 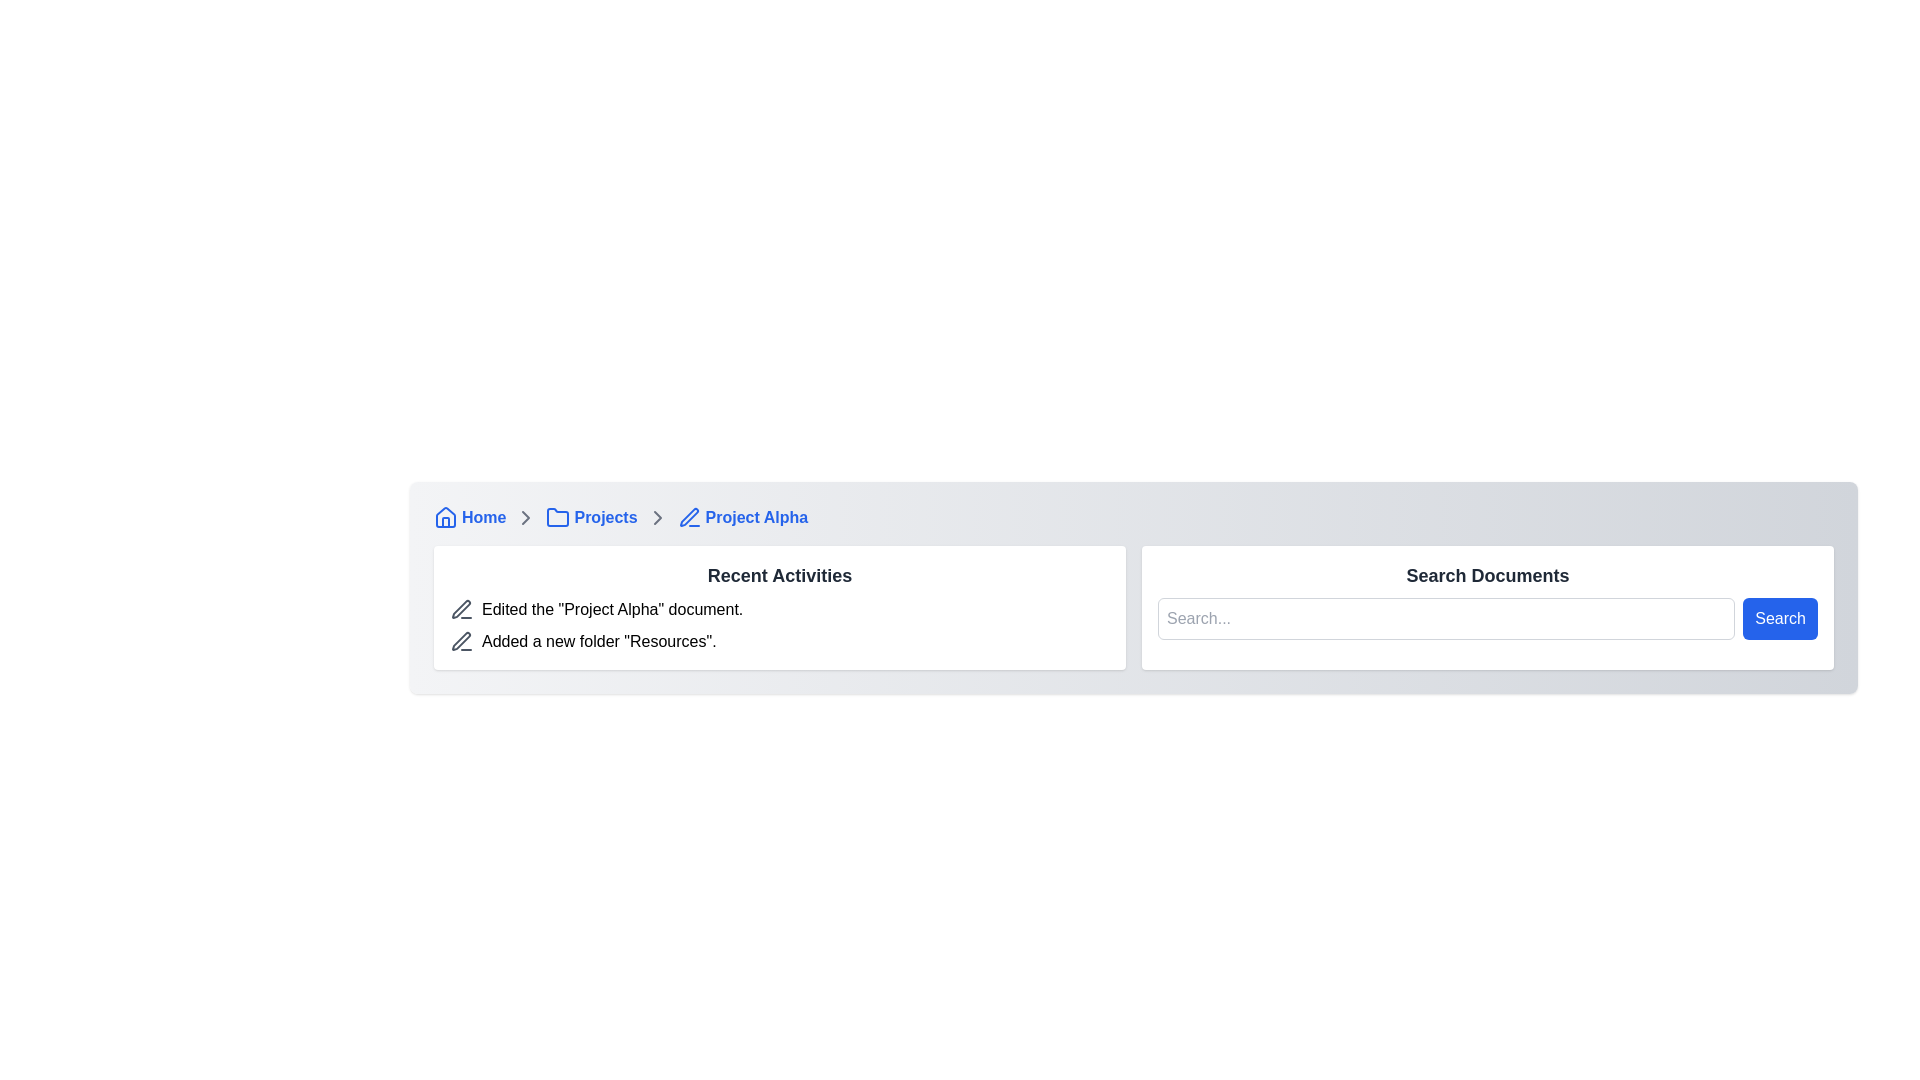 What do you see at coordinates (484, 516) in the screenshot?
I see `the bold blue text label 'Home' located in the navigation bar` at bounding box center [484, 516].